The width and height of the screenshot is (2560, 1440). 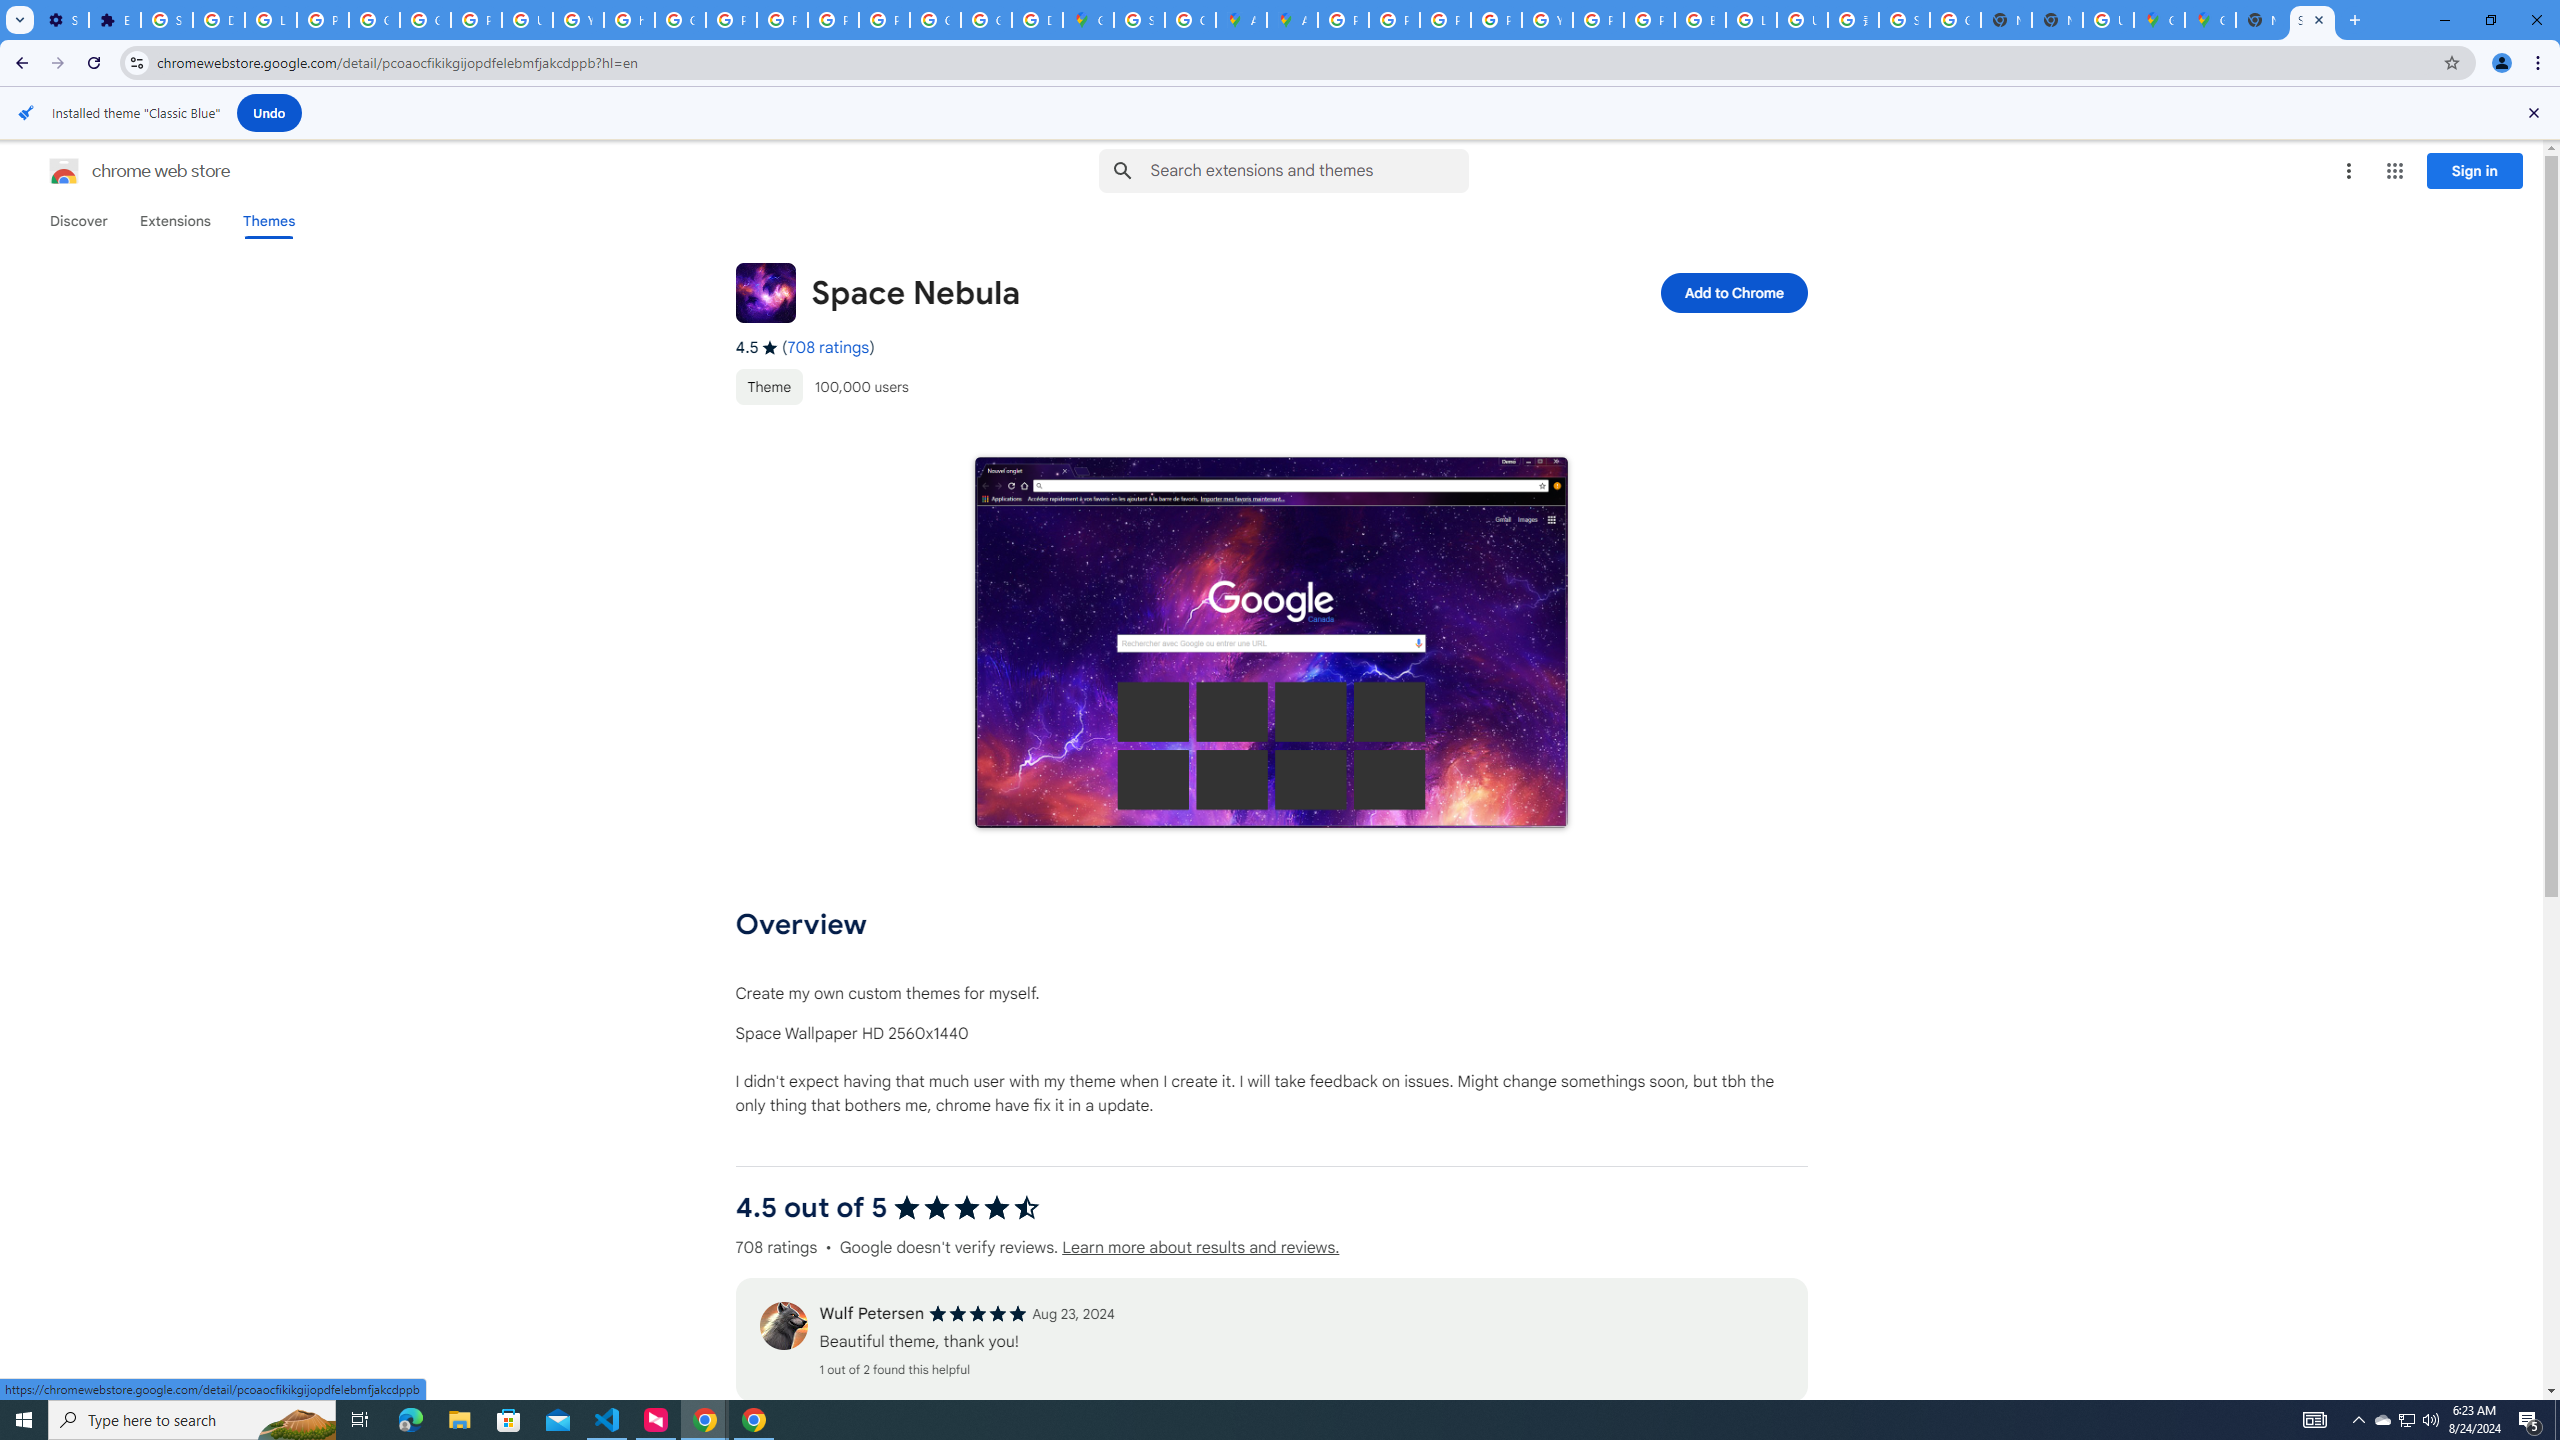 I want to click on 'Sign in - Google Accounts', so click(x=167, y=19).